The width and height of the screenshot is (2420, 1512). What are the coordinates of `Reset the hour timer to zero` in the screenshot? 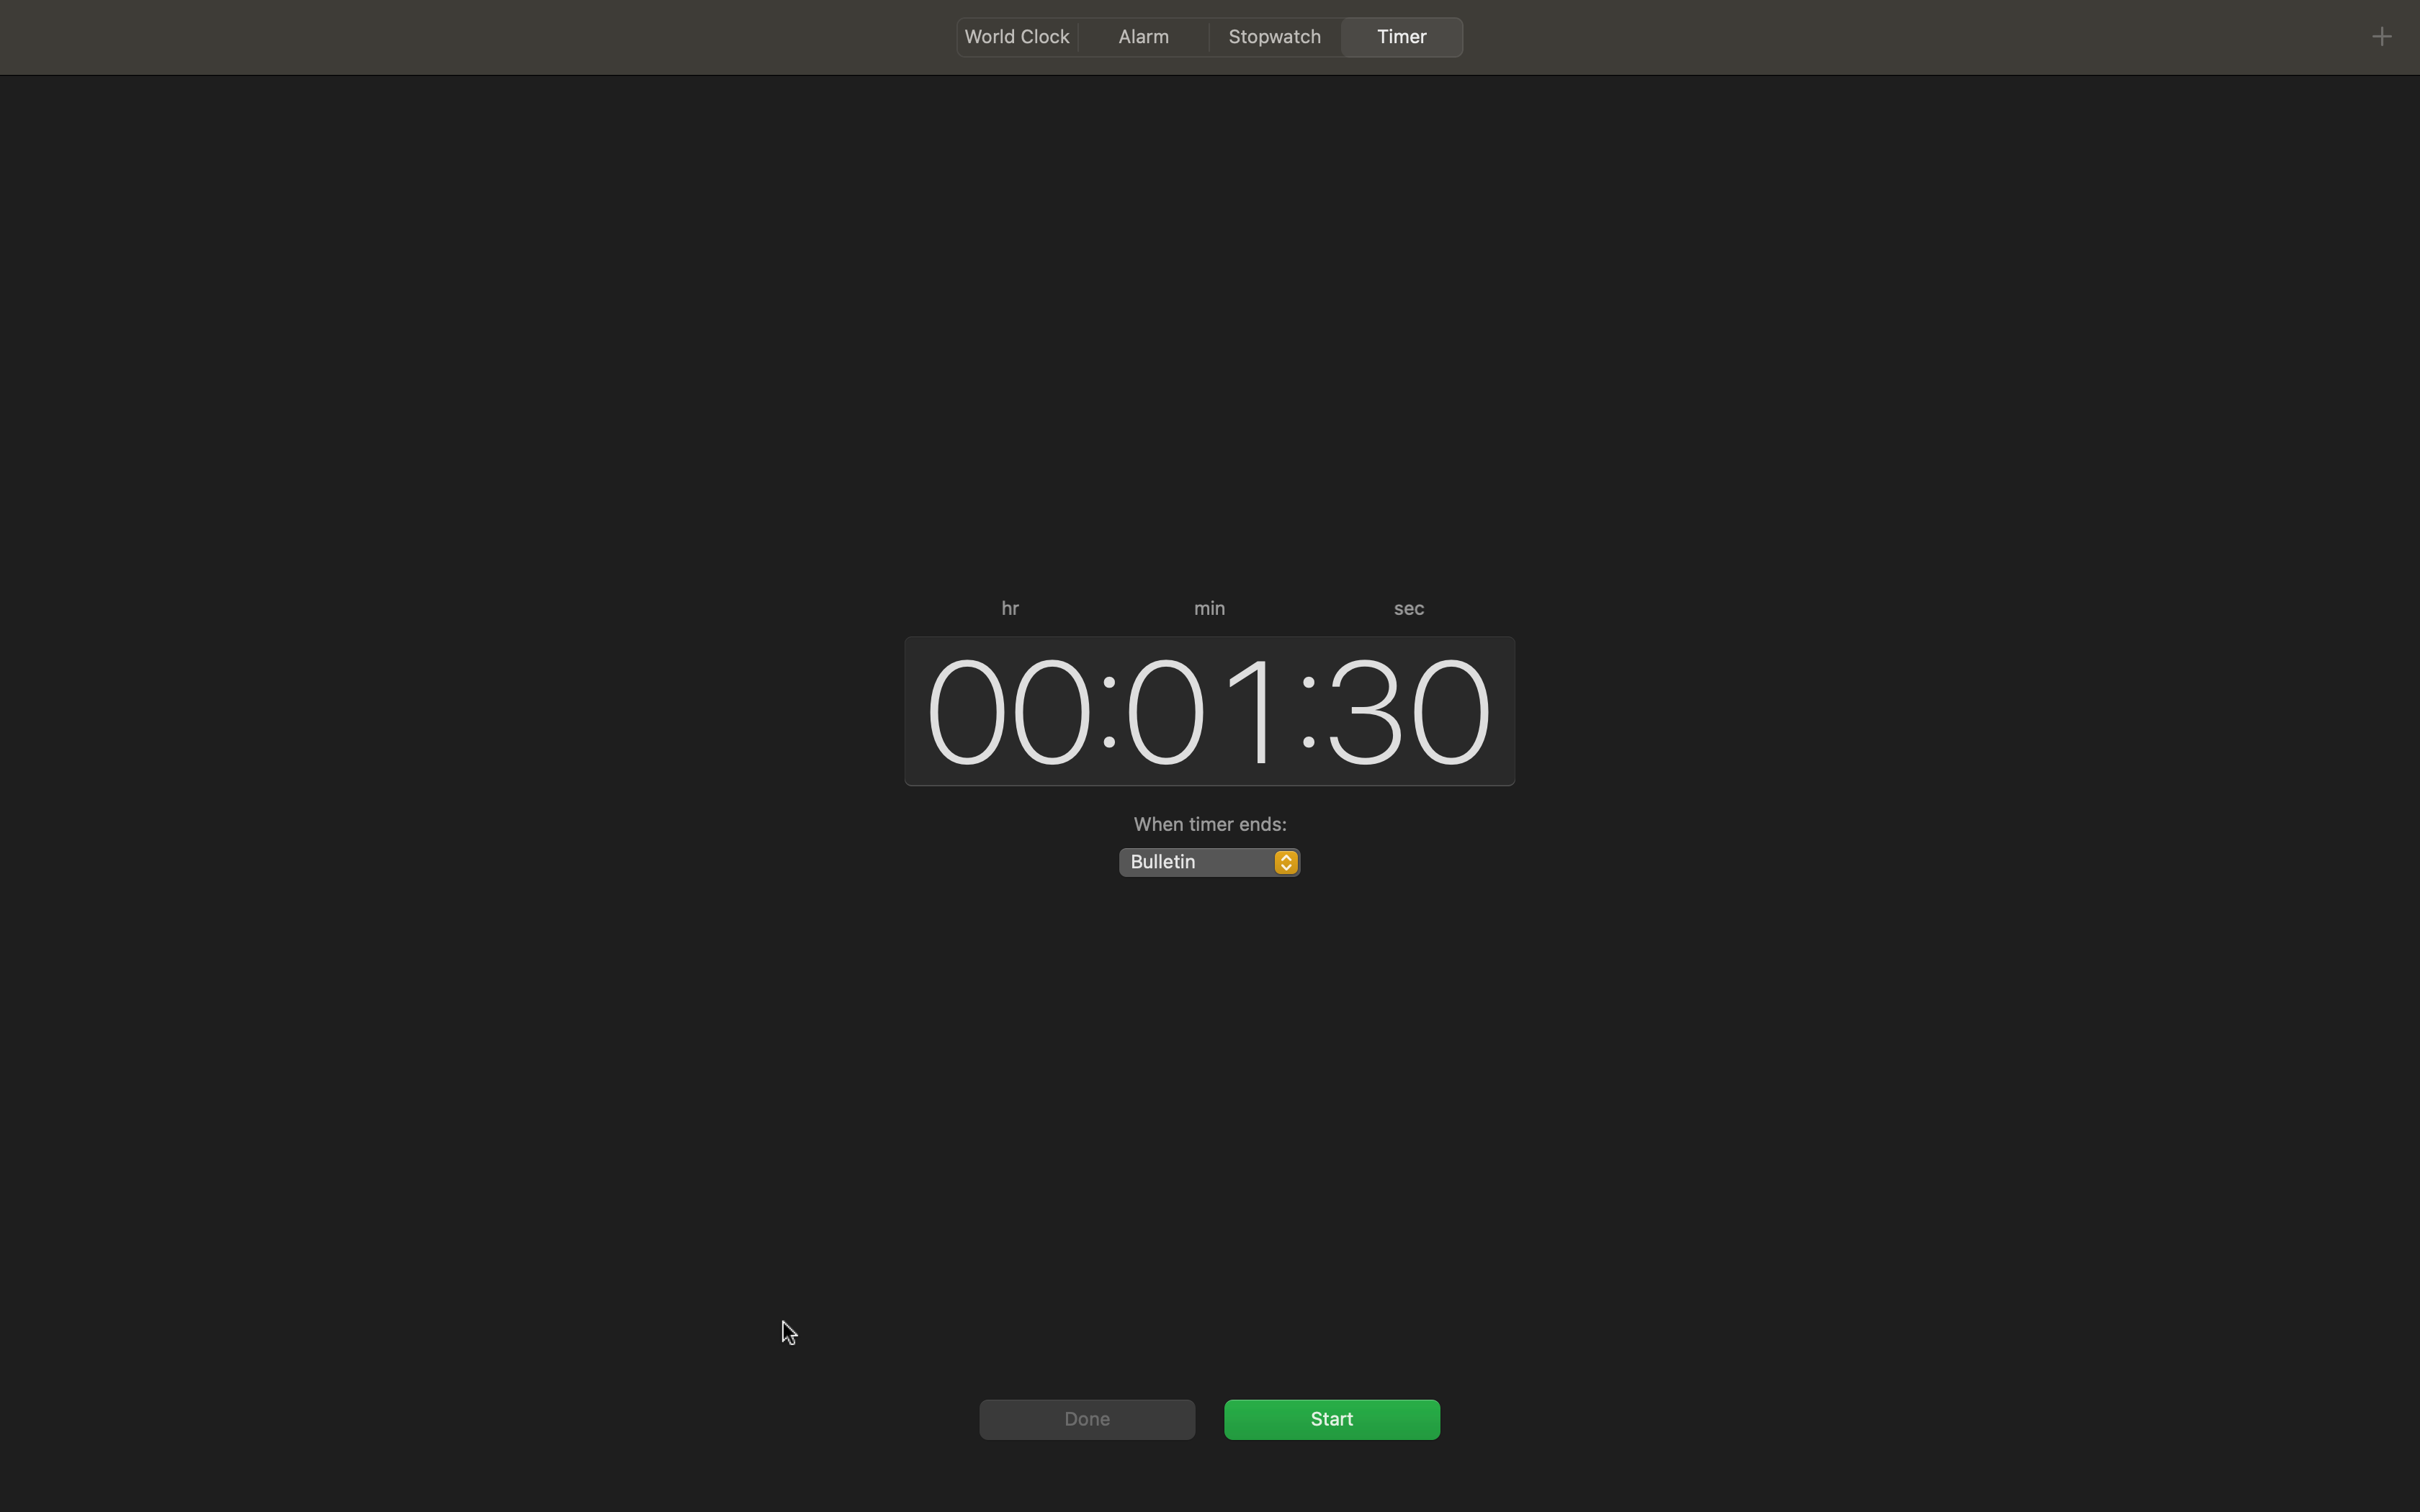 It's located at (1000, 707).